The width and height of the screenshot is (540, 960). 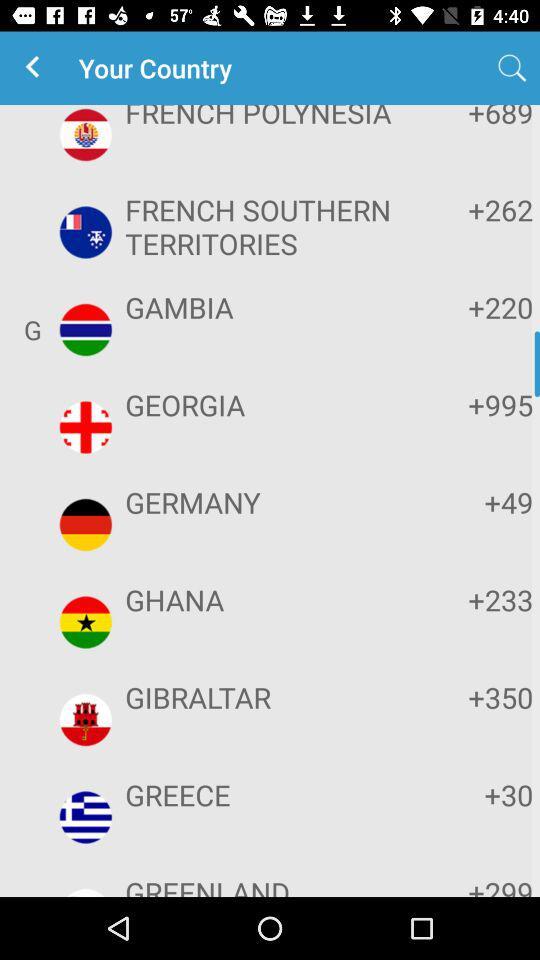 What do you see at coordinates (471, 307) in the screenshot?
I see `the item to the right of the gambia app` at bounding box center [471, 307].